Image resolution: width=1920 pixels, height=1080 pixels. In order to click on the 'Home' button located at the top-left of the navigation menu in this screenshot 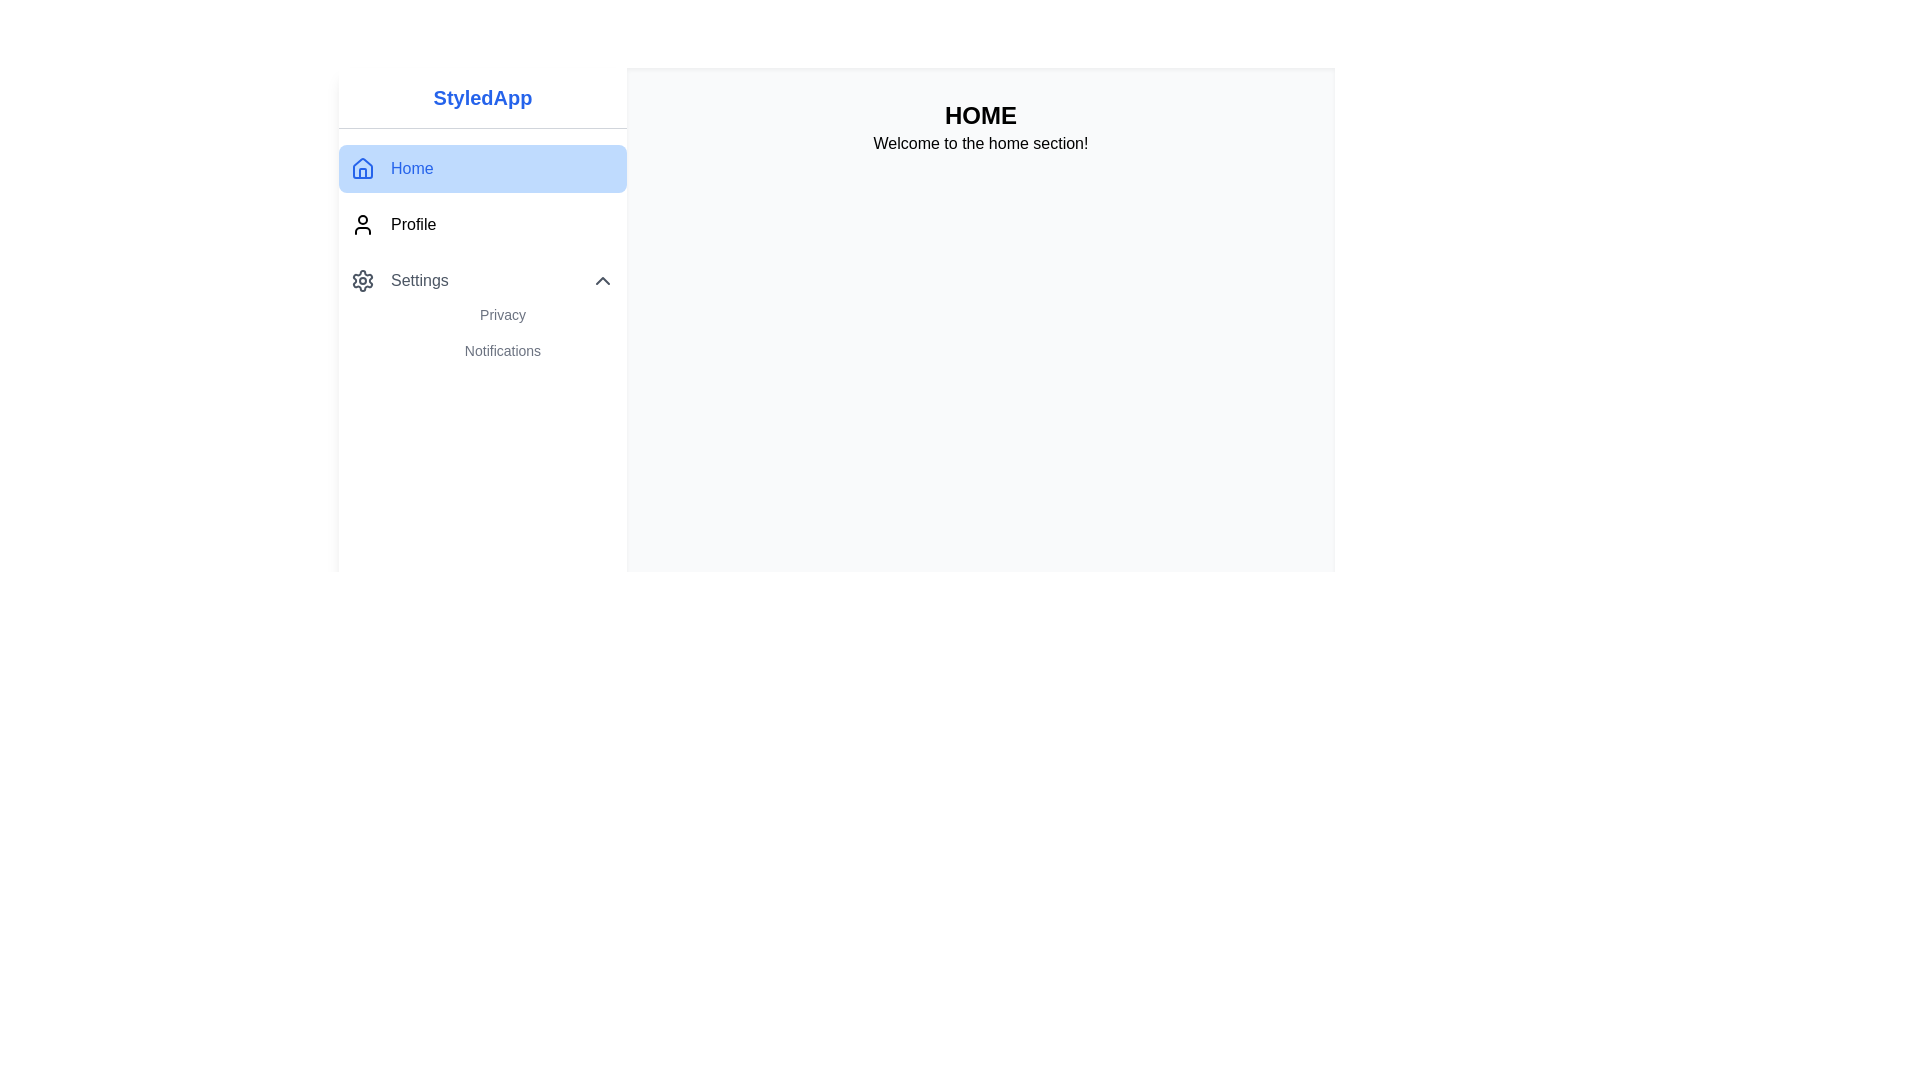, I will do `click(483, 168)`.